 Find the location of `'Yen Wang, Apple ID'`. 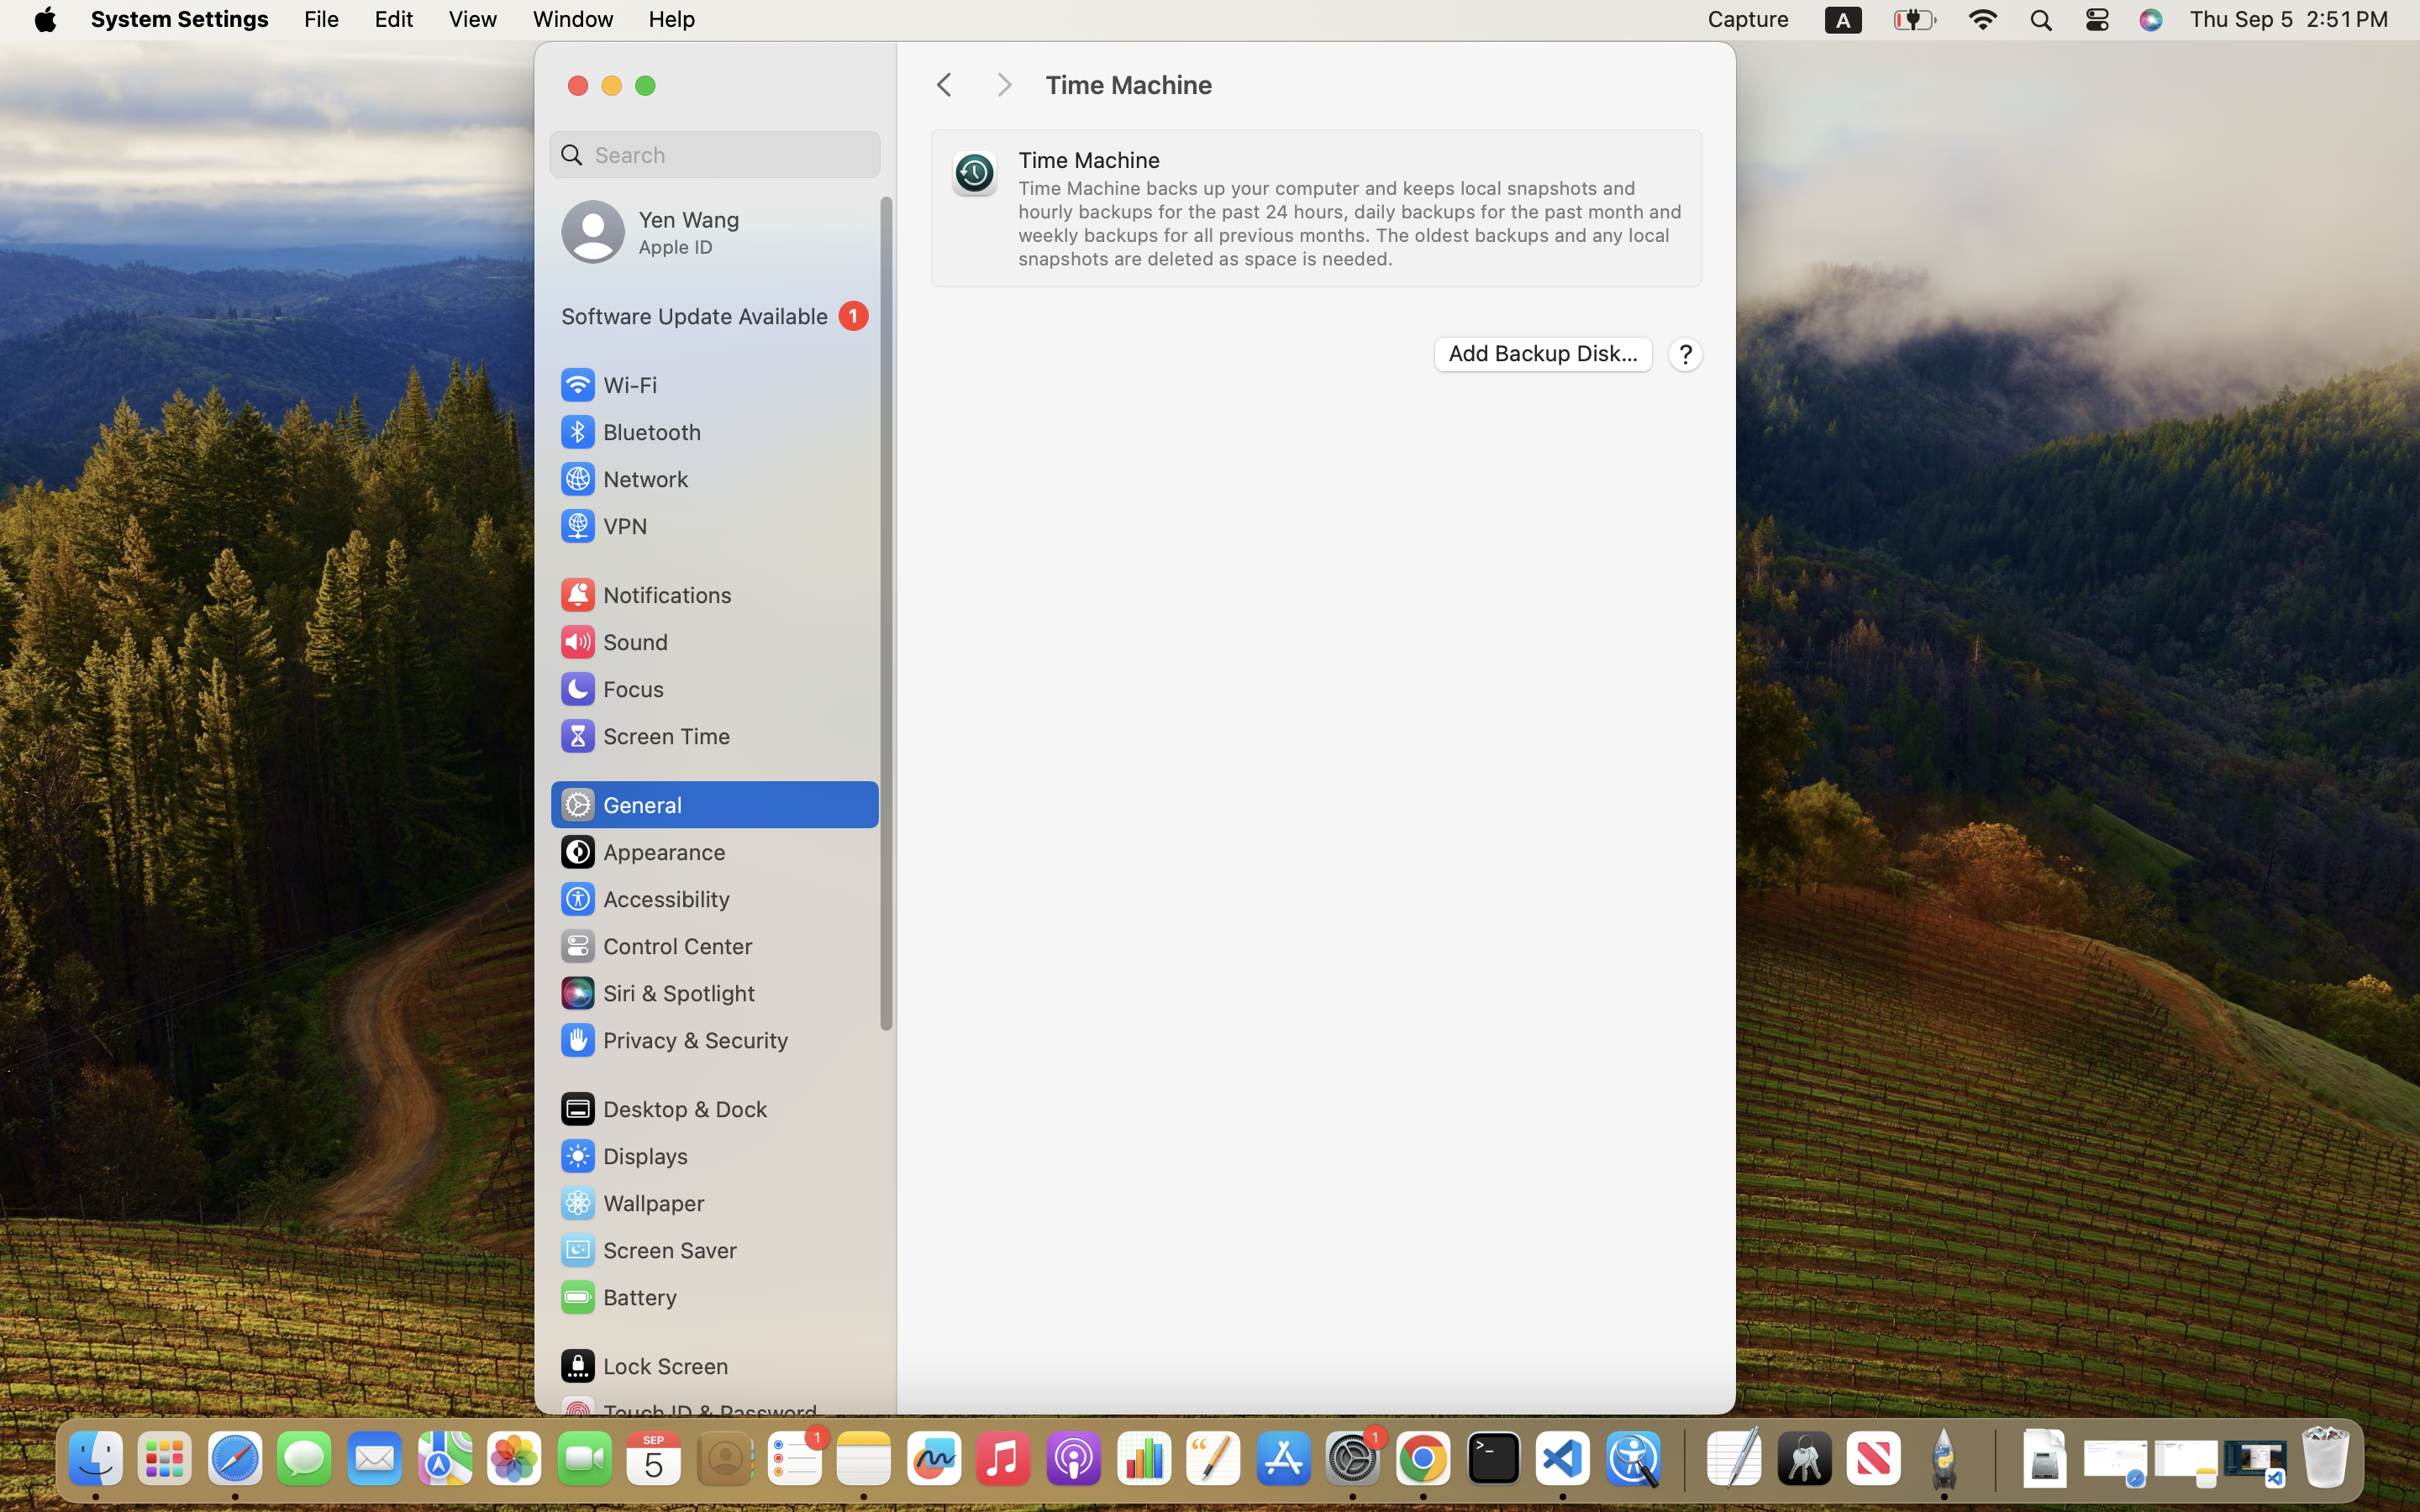

'Yen Wang, Apple ID' is located at coordinates (650, 230).